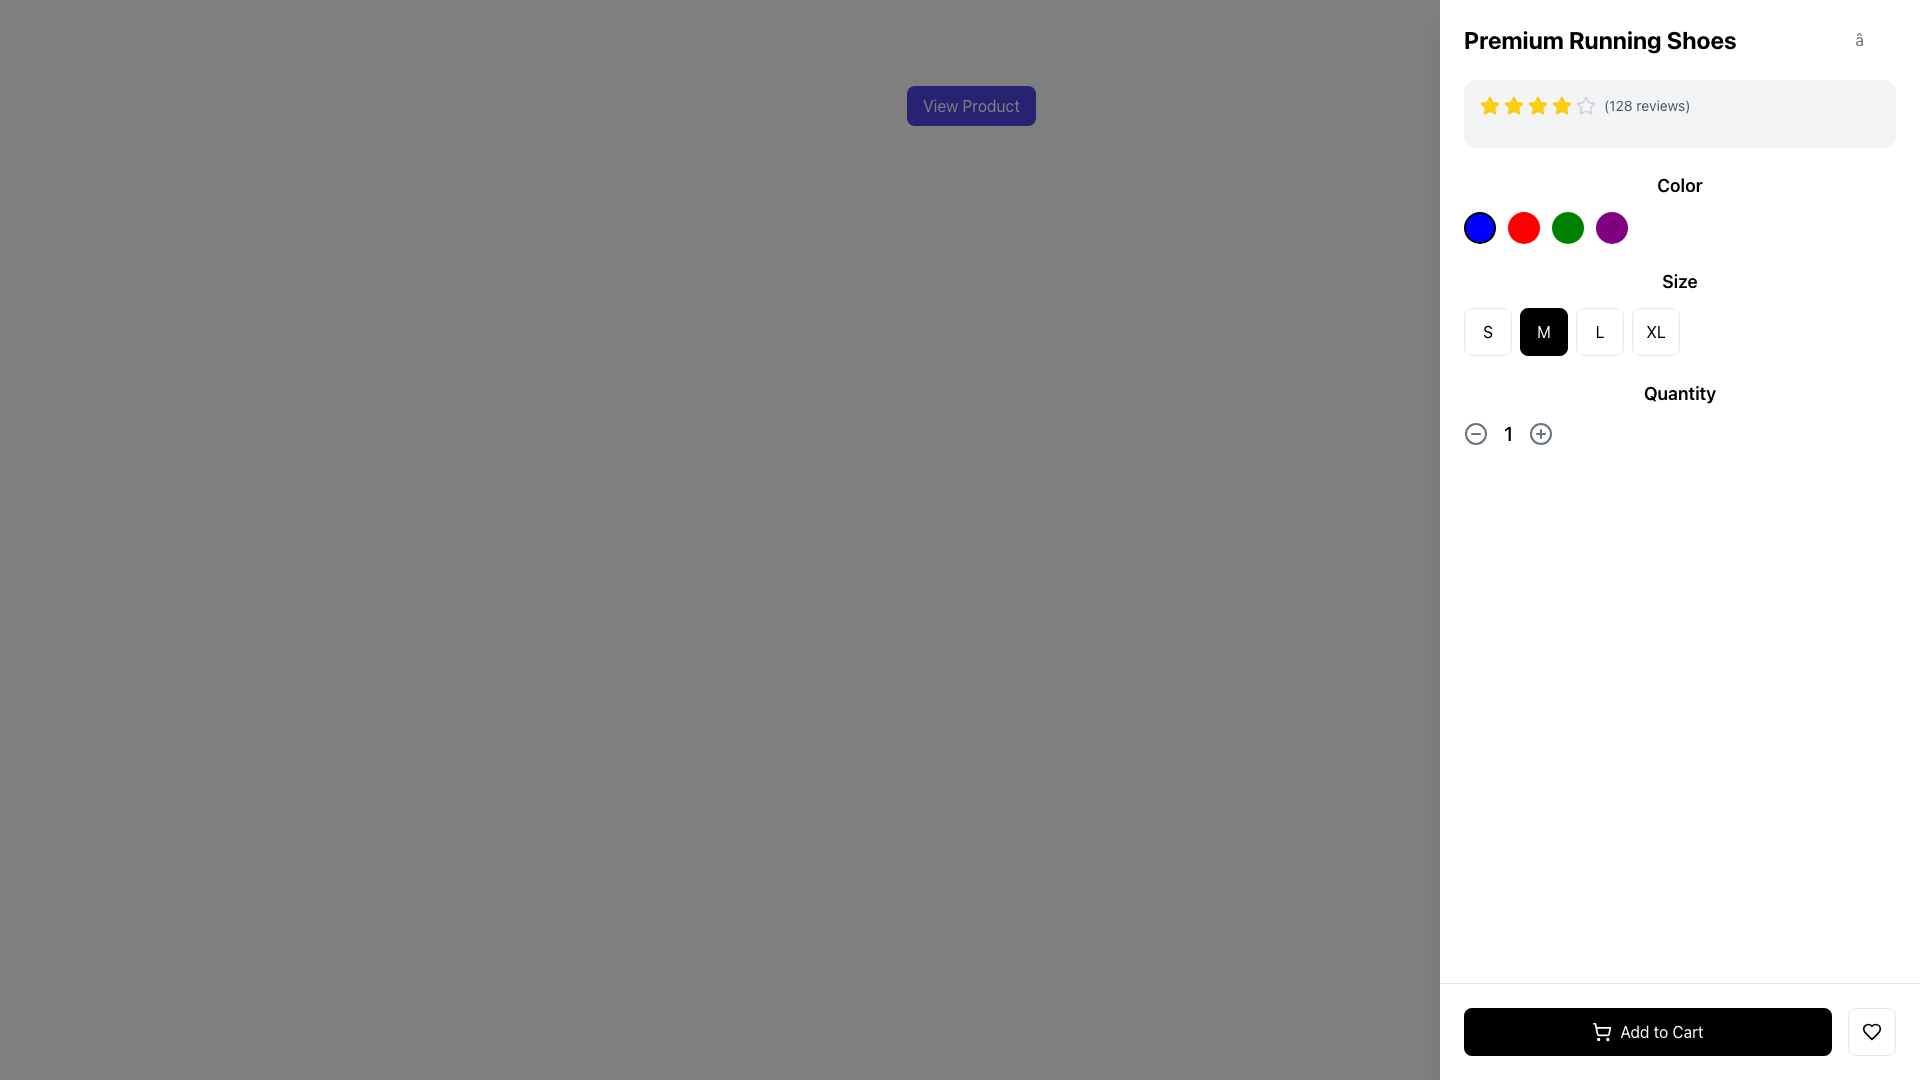  What do you see at coordinates (1584, 105) in the screenshot?
I see `the fifth star icon with a gray outline, which is the rightmost star in a horizontal group of five stars under the product name` at bounding box center [1584, 105].